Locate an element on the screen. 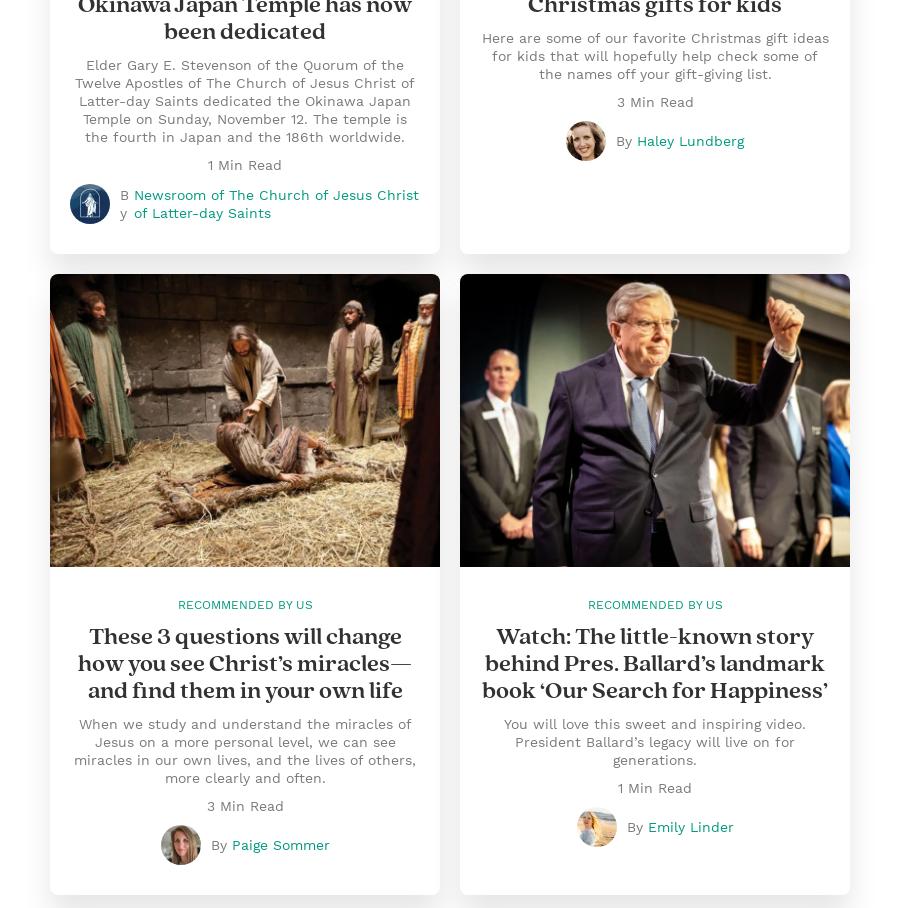 The width and height of the screenshot is (900, 908). 'Emily Linder' is located at coordinates (689, 827).